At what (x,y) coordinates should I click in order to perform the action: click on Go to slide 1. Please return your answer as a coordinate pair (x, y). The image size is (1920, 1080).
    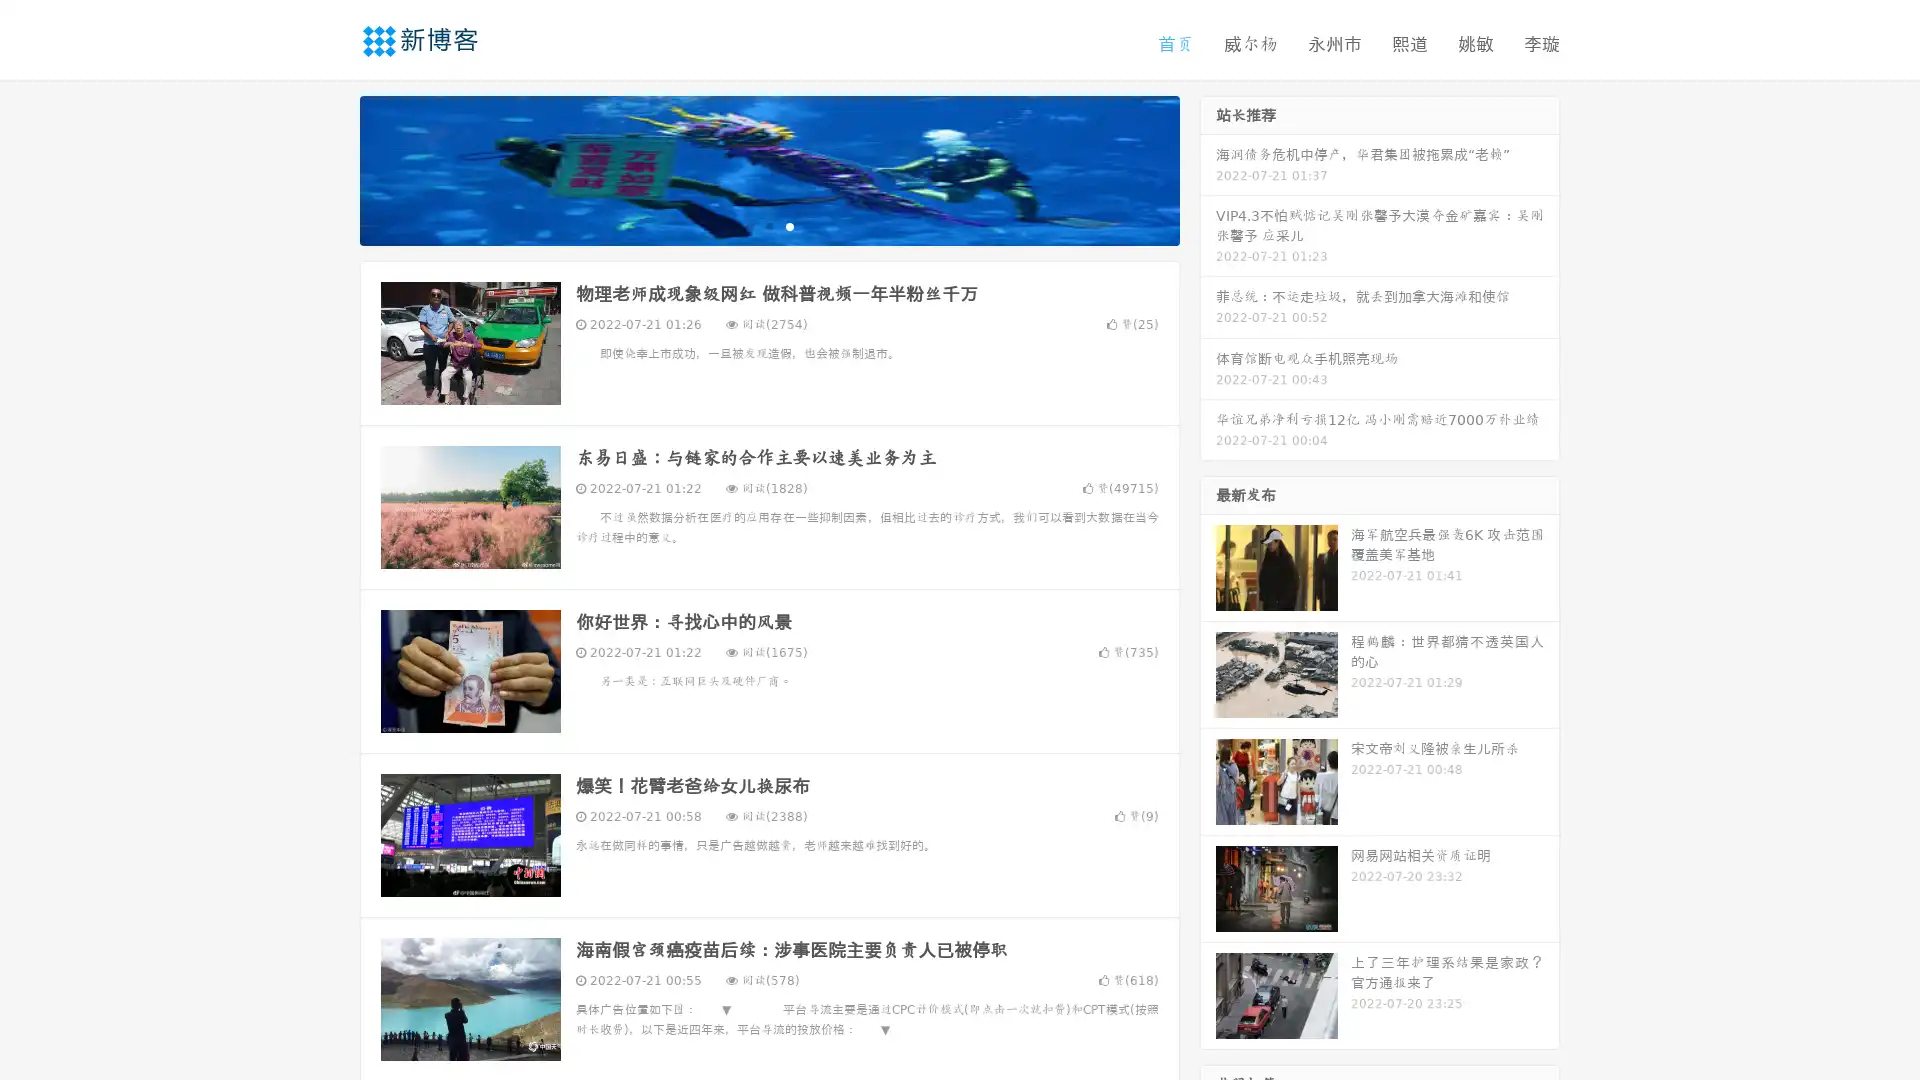
    Looking at the image, I should click on (748, 225).